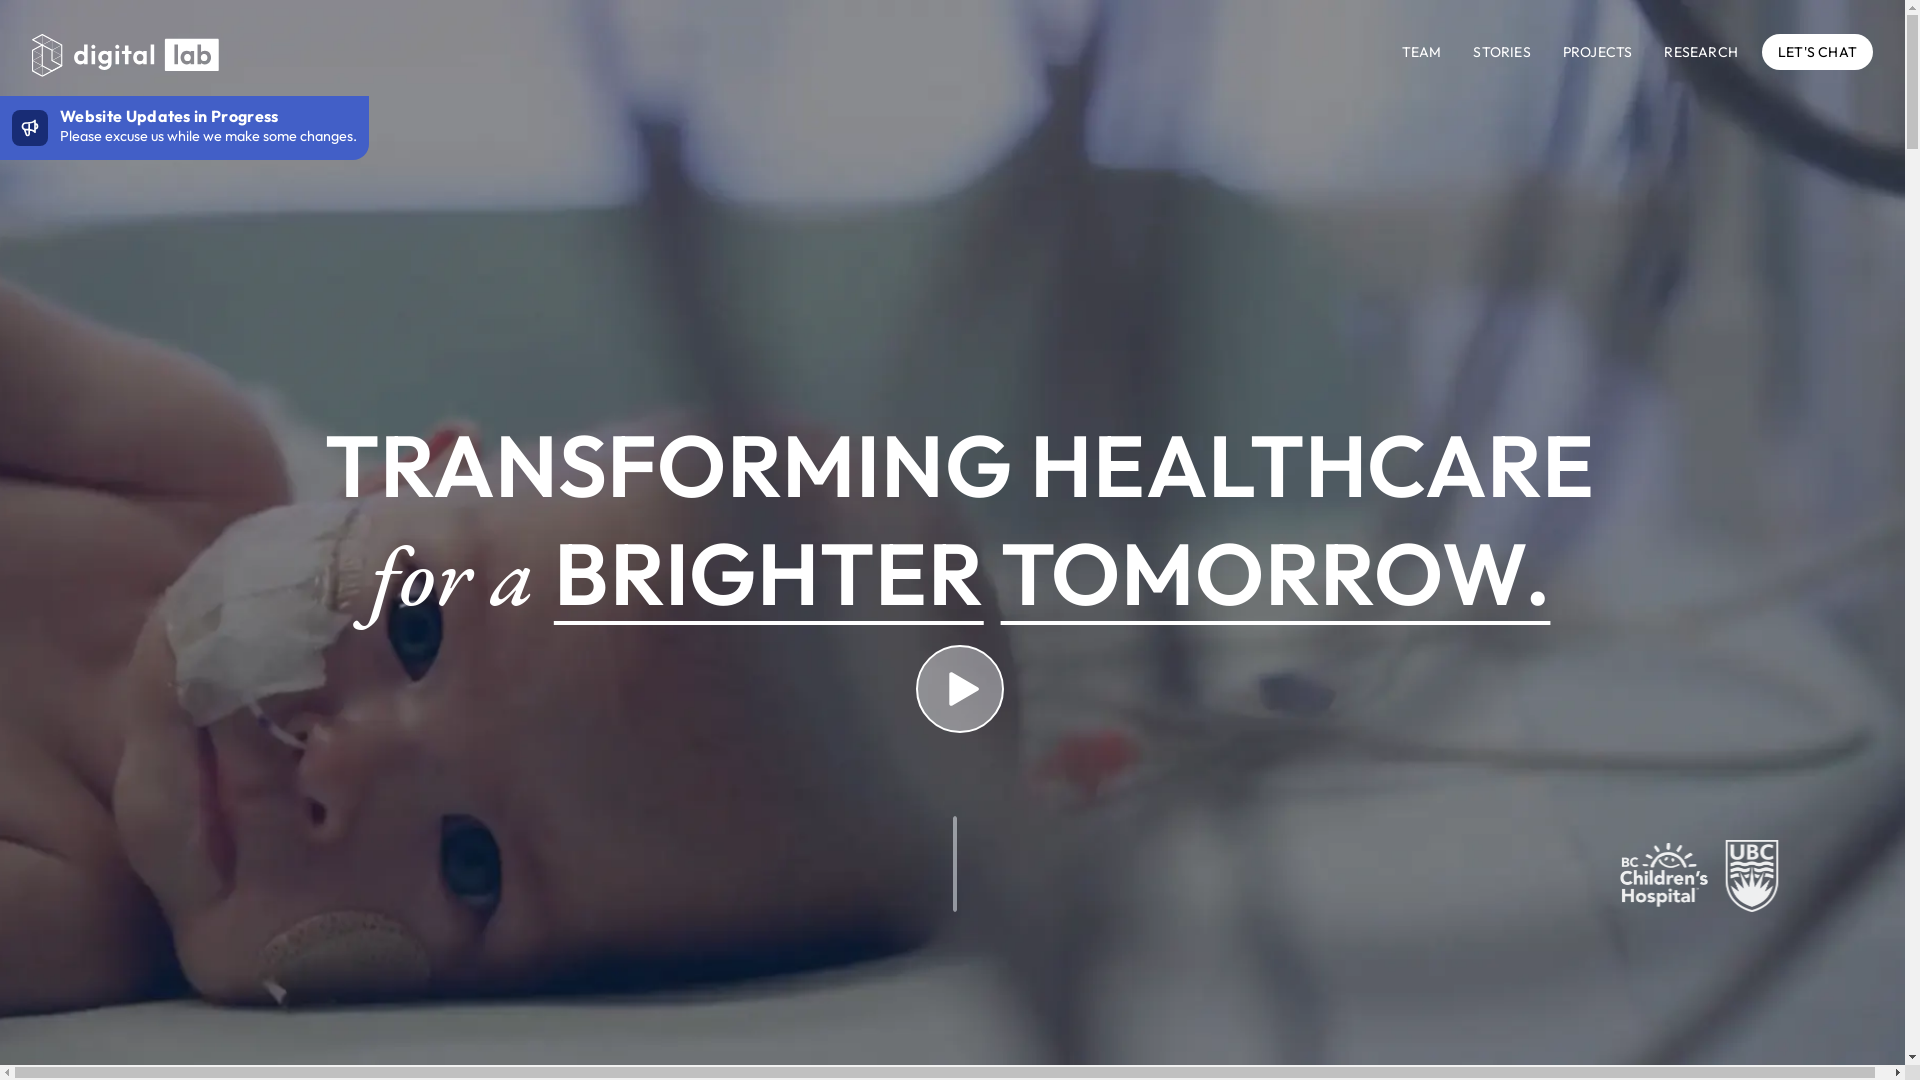  What do you see at coordinates (1562, 50) in the screenshot?
I see `'PROJECTS'` at bounding box center [1562, 50].